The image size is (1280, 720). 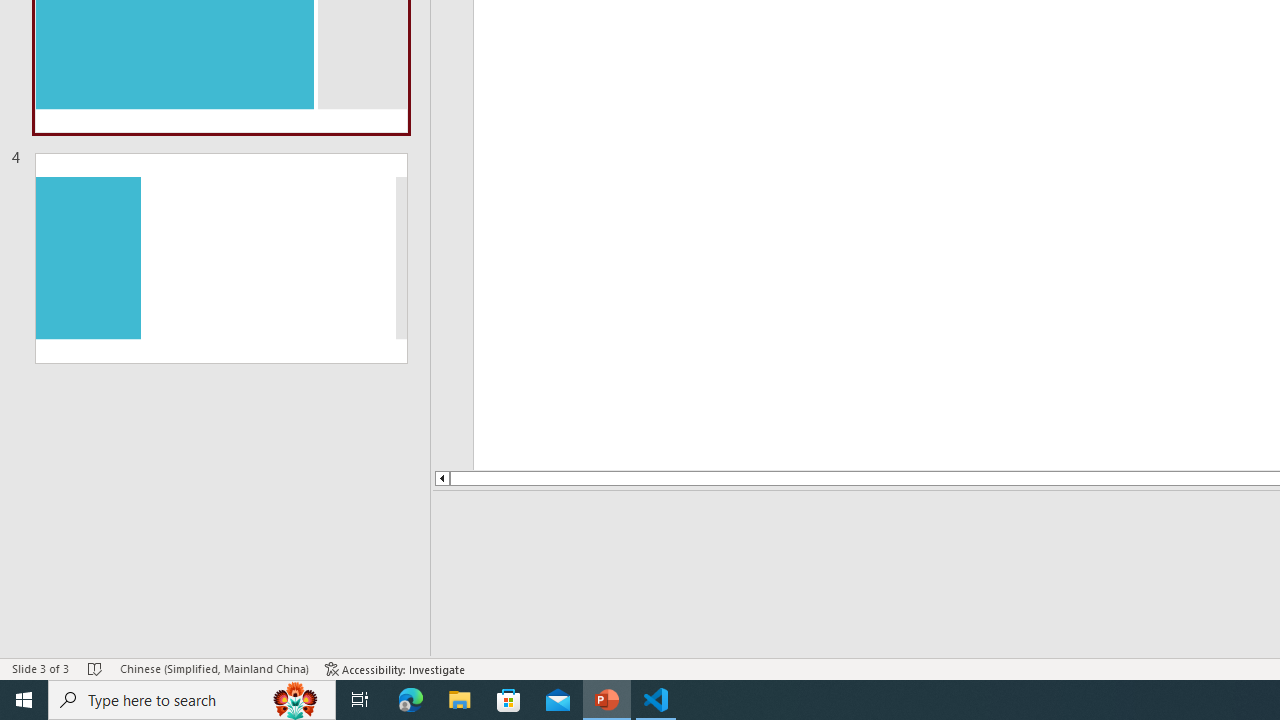 I want to click on 'Line up', so click(x=440, y=478).